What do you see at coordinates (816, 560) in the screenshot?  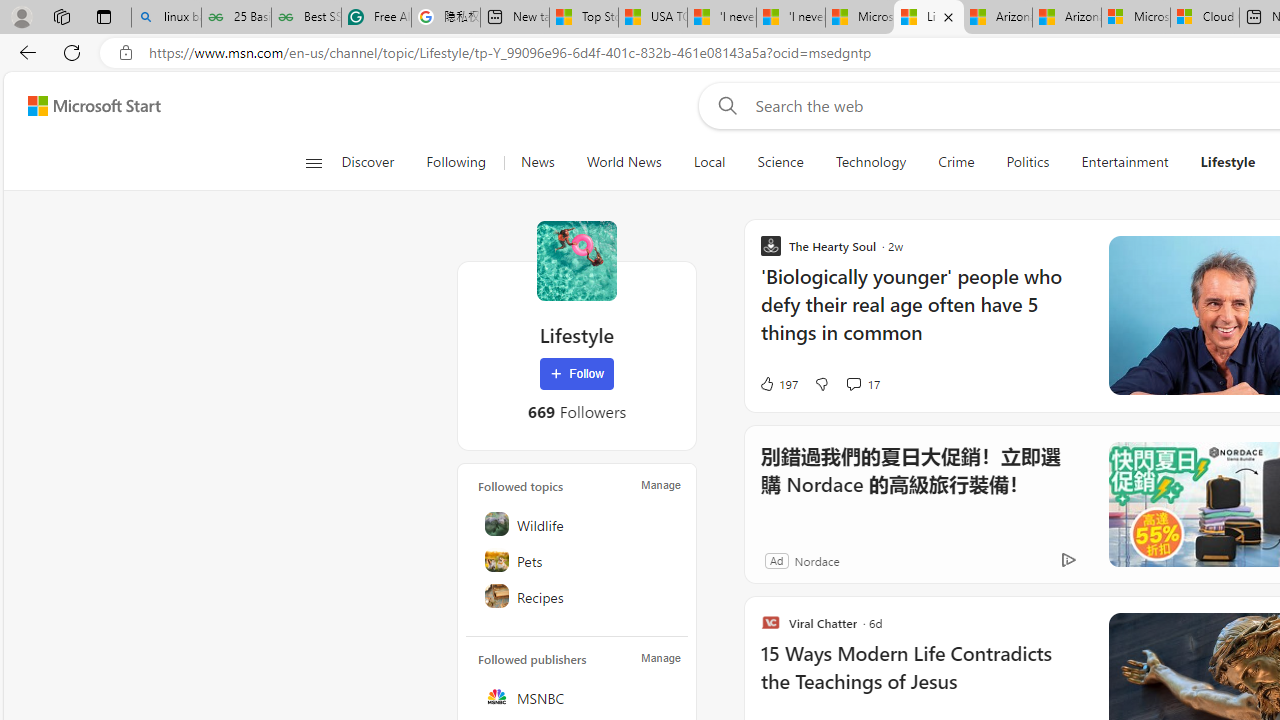 I see `'Nordace'` at bounding box center [816, 560].